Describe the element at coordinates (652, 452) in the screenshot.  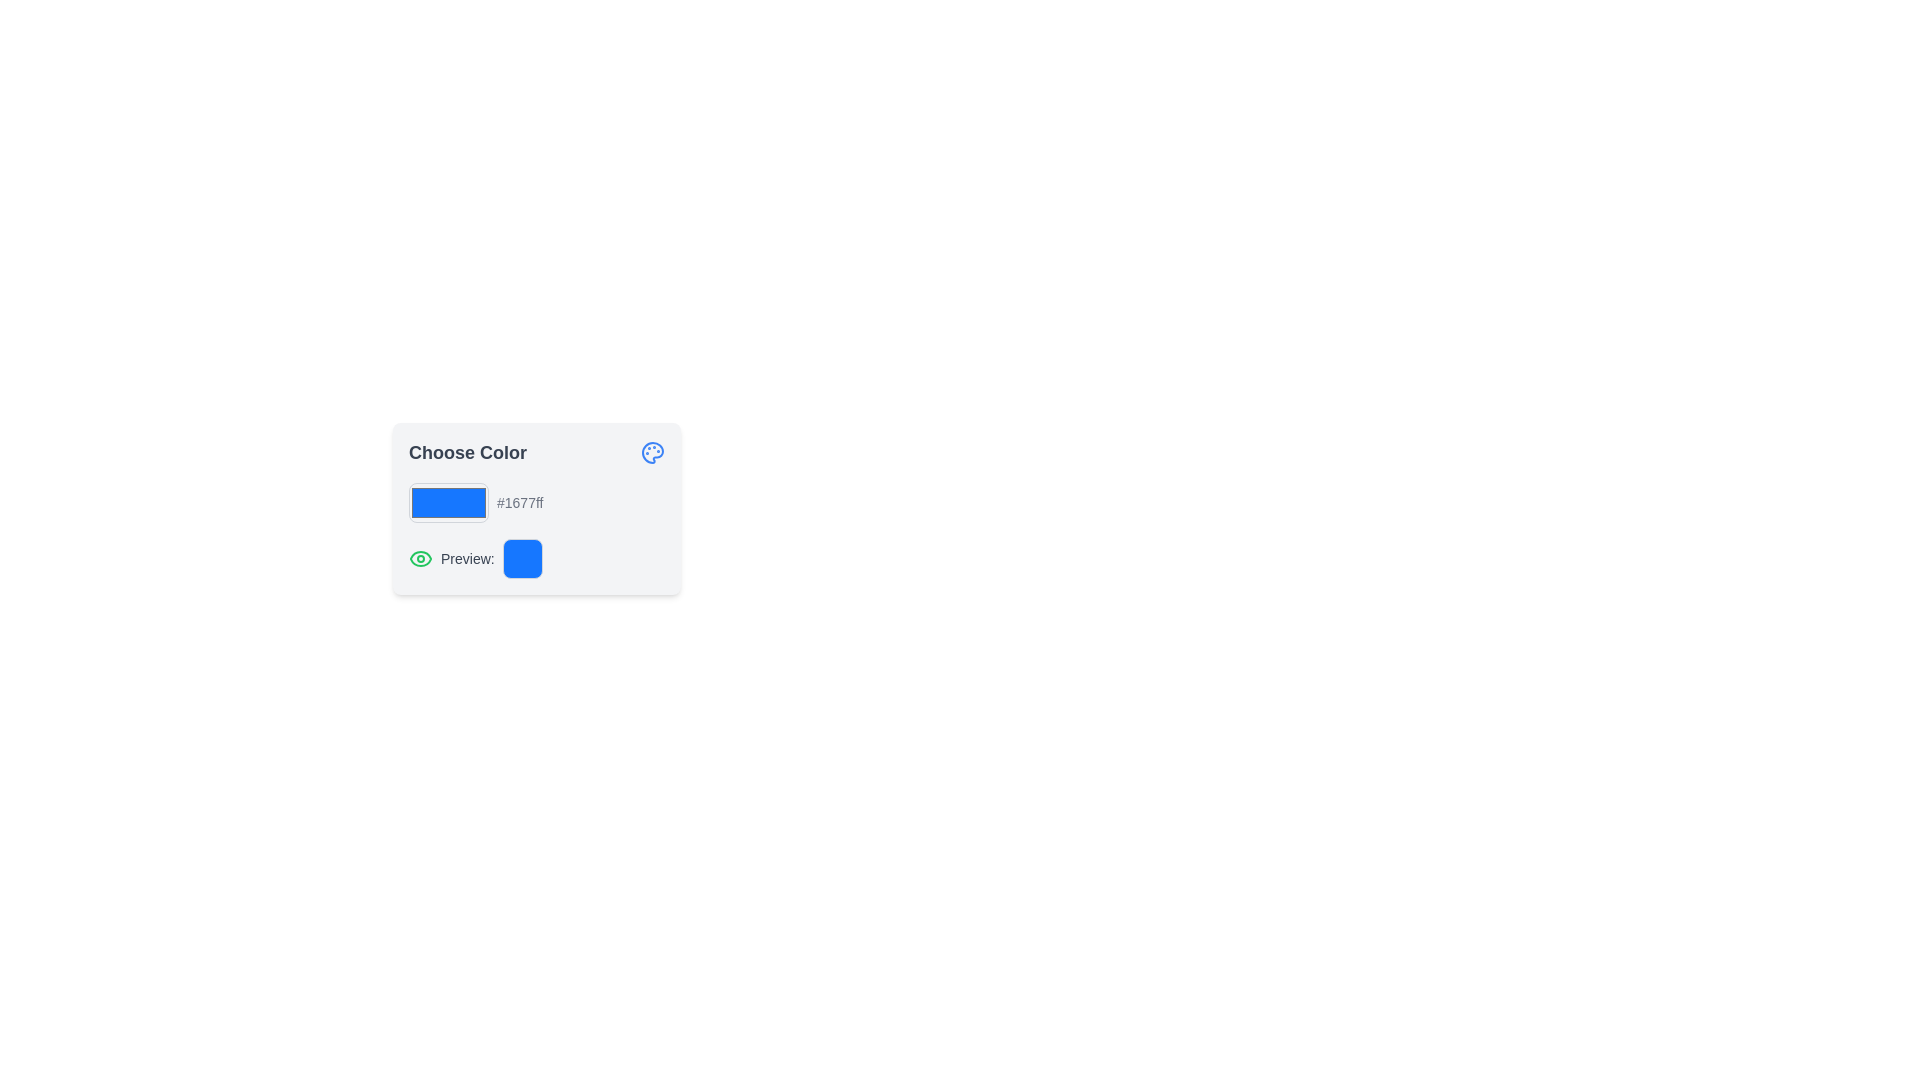
I see `the small blue palette icon located in the top-right corner of the 'Choose Color' section` at that location.